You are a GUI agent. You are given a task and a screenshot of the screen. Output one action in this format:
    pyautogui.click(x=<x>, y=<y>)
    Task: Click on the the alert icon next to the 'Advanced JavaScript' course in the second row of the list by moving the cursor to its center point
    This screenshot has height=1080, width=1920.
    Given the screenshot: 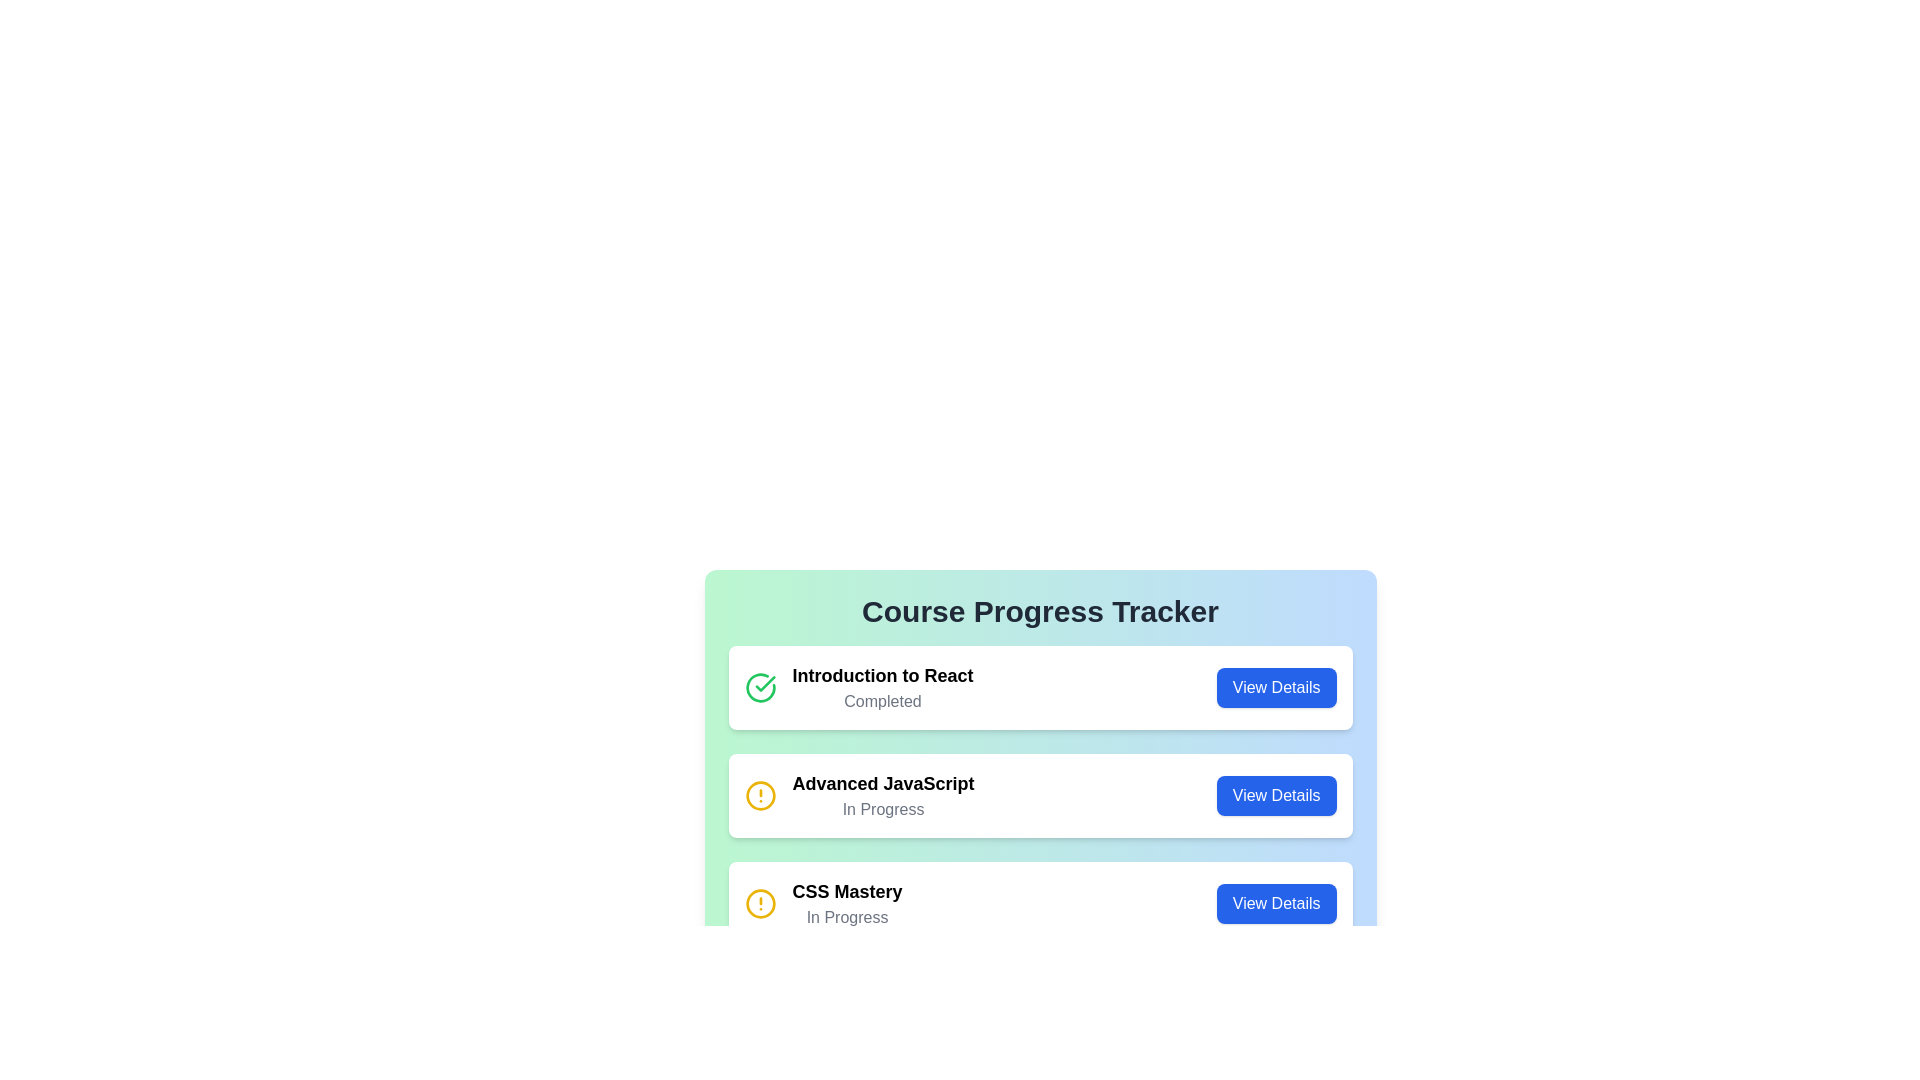 What is the action you would take?
    pyautogui.click(x=759, y=794)
    